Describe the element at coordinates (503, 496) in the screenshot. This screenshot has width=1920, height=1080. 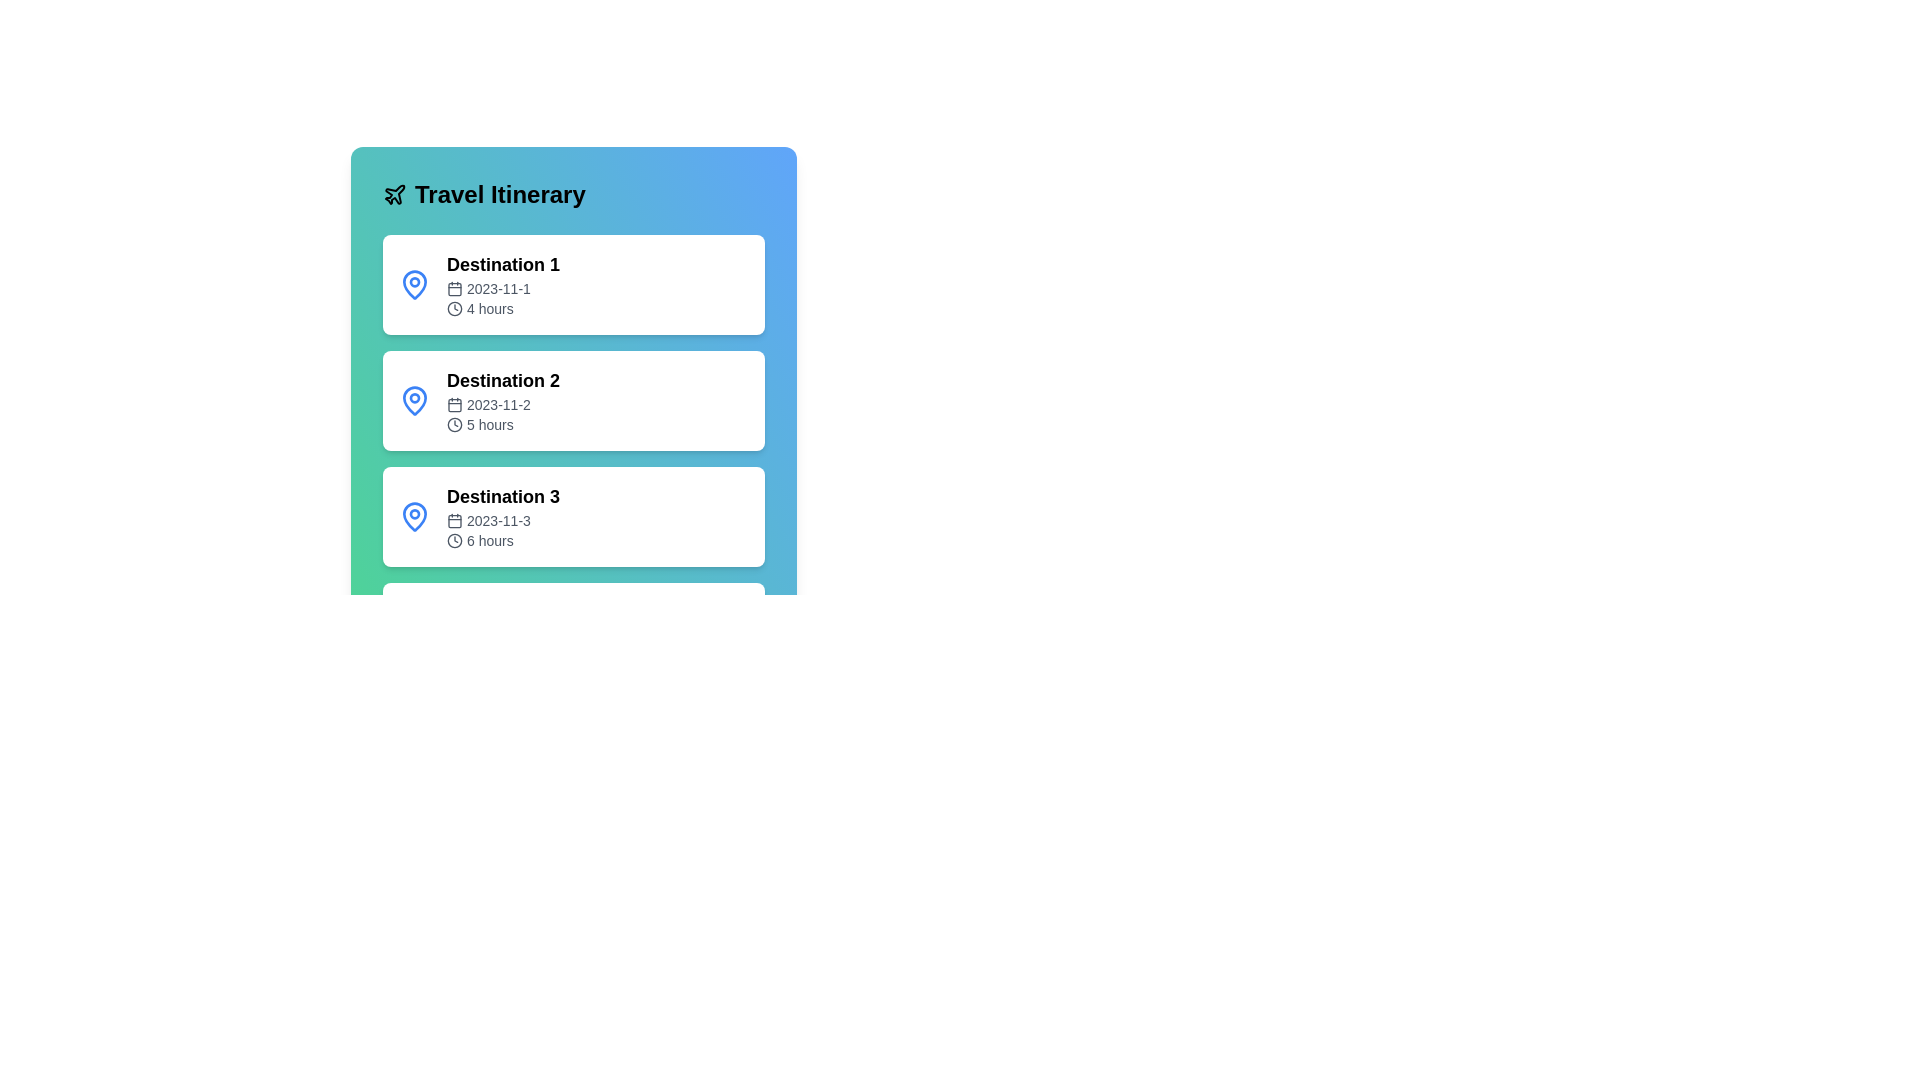
I see `the static text label indicating the travel destination name, which is the top text inside the third card of the vertical list in the travel itinerary interface` at that location.